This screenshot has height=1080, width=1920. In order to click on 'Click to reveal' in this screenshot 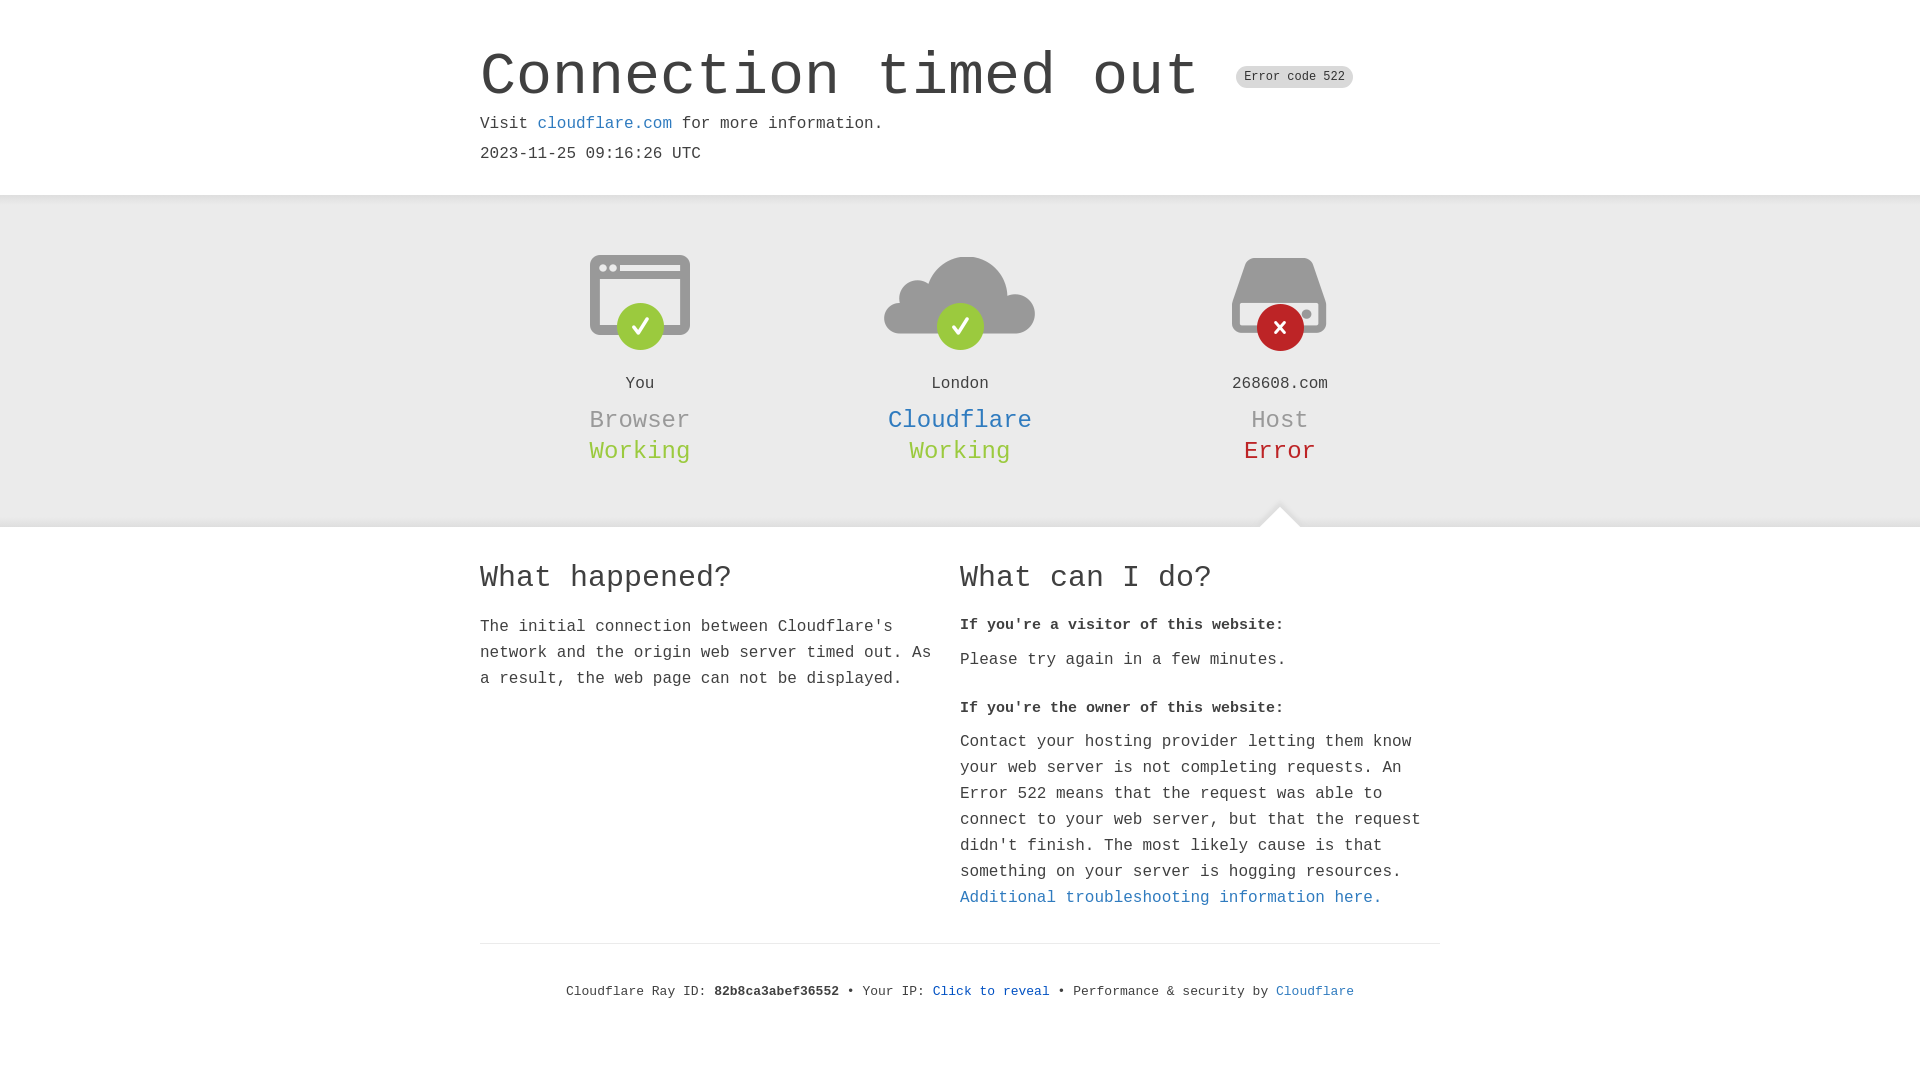, I will do `click(991, 991)`.